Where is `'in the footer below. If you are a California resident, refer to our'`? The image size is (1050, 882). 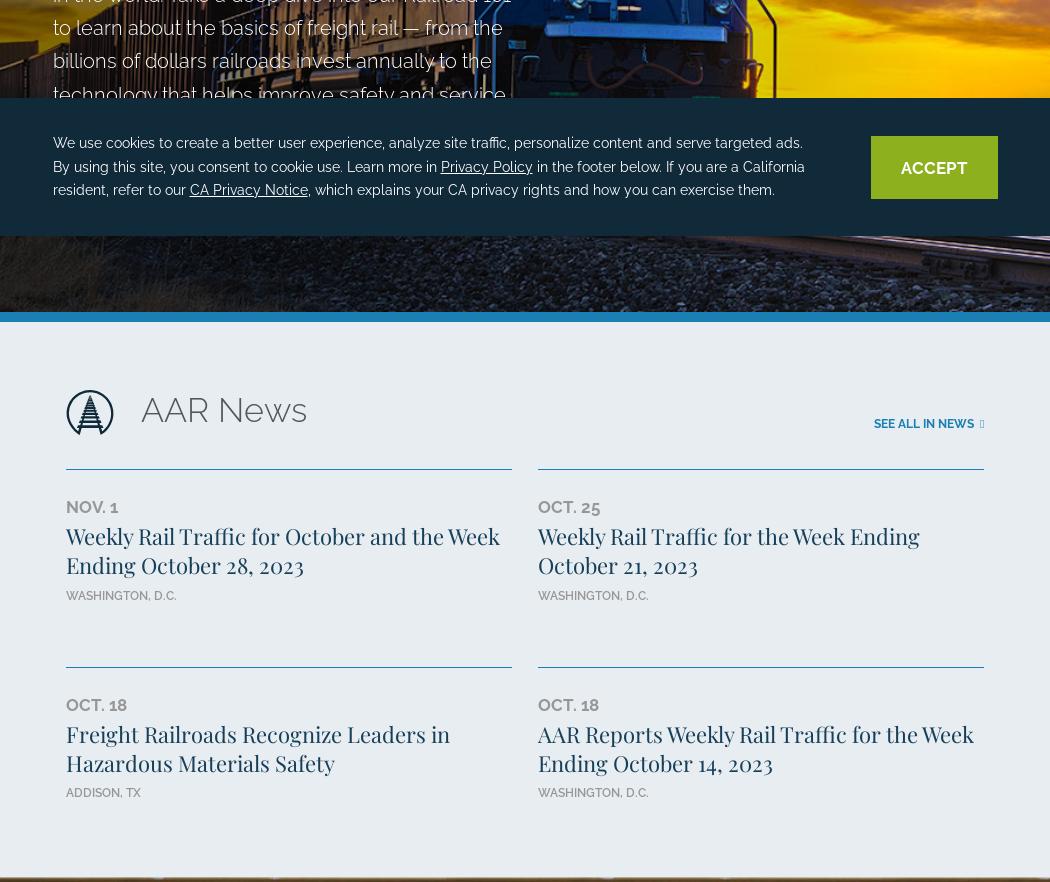 'in the footer below. If you are a California resident, refer to our' is located at coordinates (426, 176).